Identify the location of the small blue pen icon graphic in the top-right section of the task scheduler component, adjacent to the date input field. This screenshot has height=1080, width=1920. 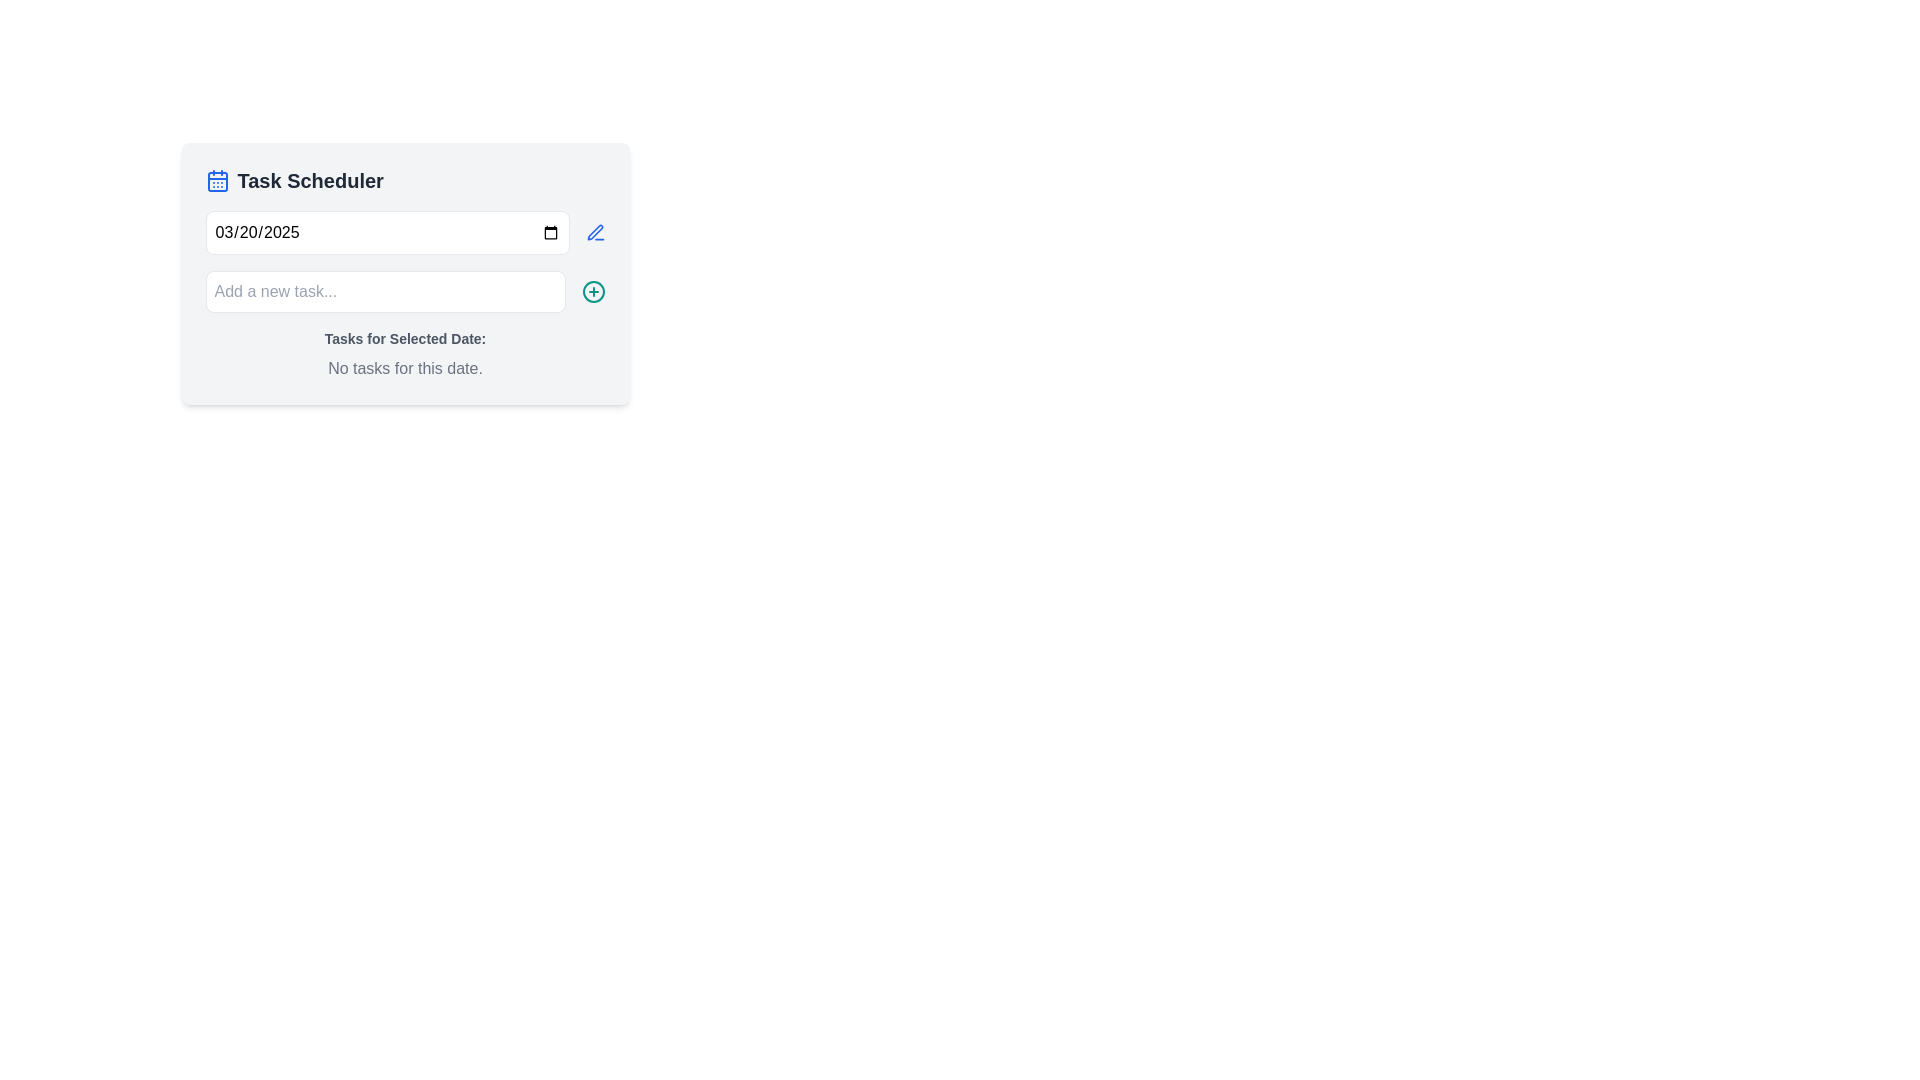
(594, 231).